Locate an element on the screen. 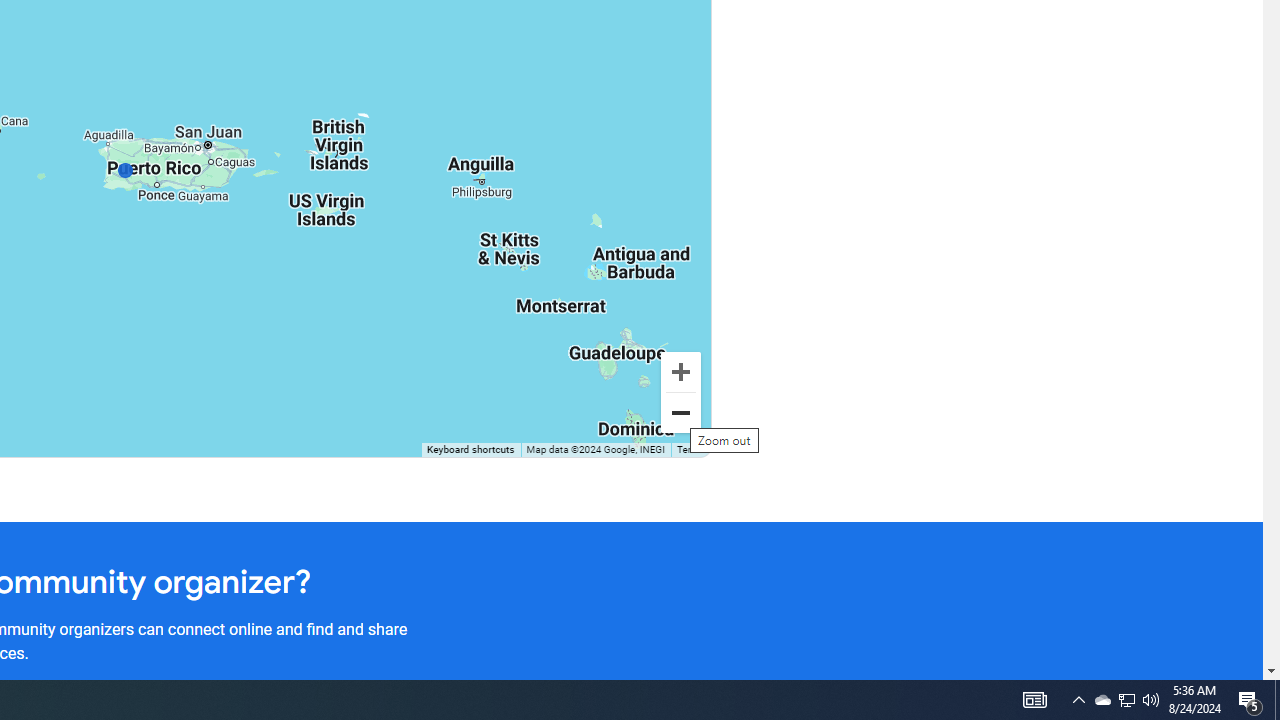  'Terms' is located at coordinates (690, 450).